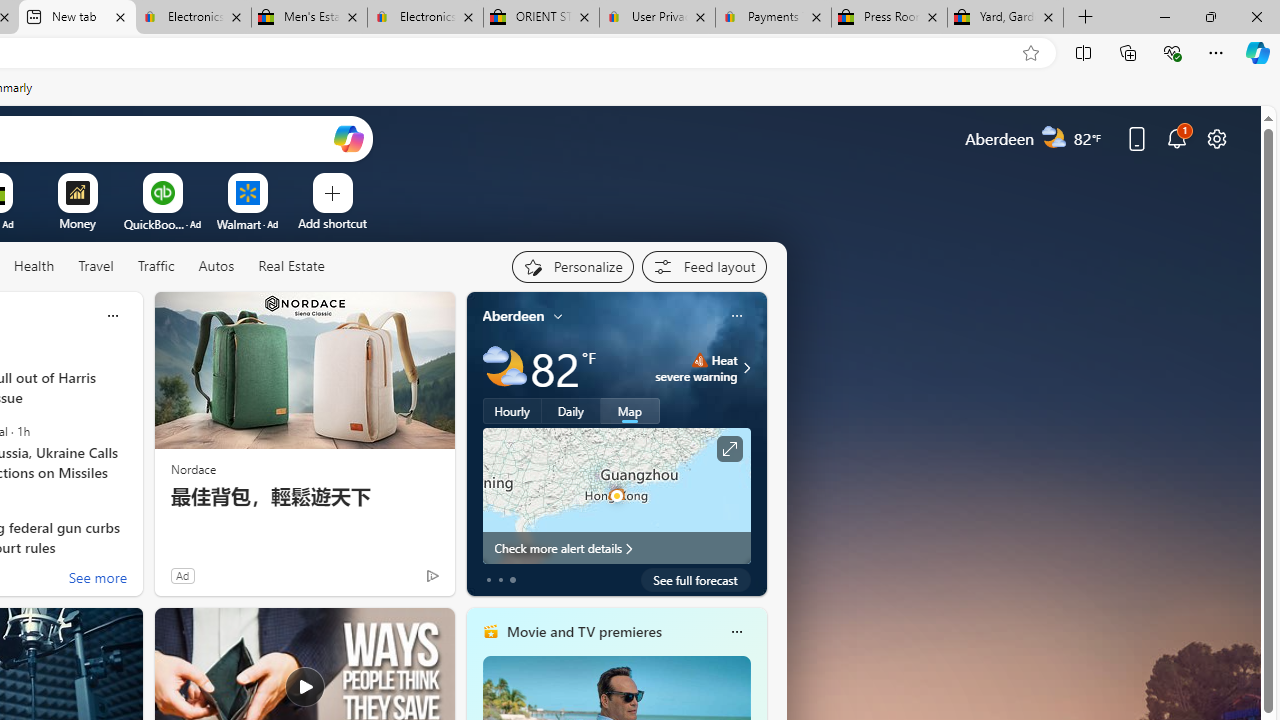 Image resolution: width=1280 pixels, height=720 pixels. What do you see at coordinates (216, 265) in the screenshot?
I see `'Autos'` at bounding box center [216, 265].